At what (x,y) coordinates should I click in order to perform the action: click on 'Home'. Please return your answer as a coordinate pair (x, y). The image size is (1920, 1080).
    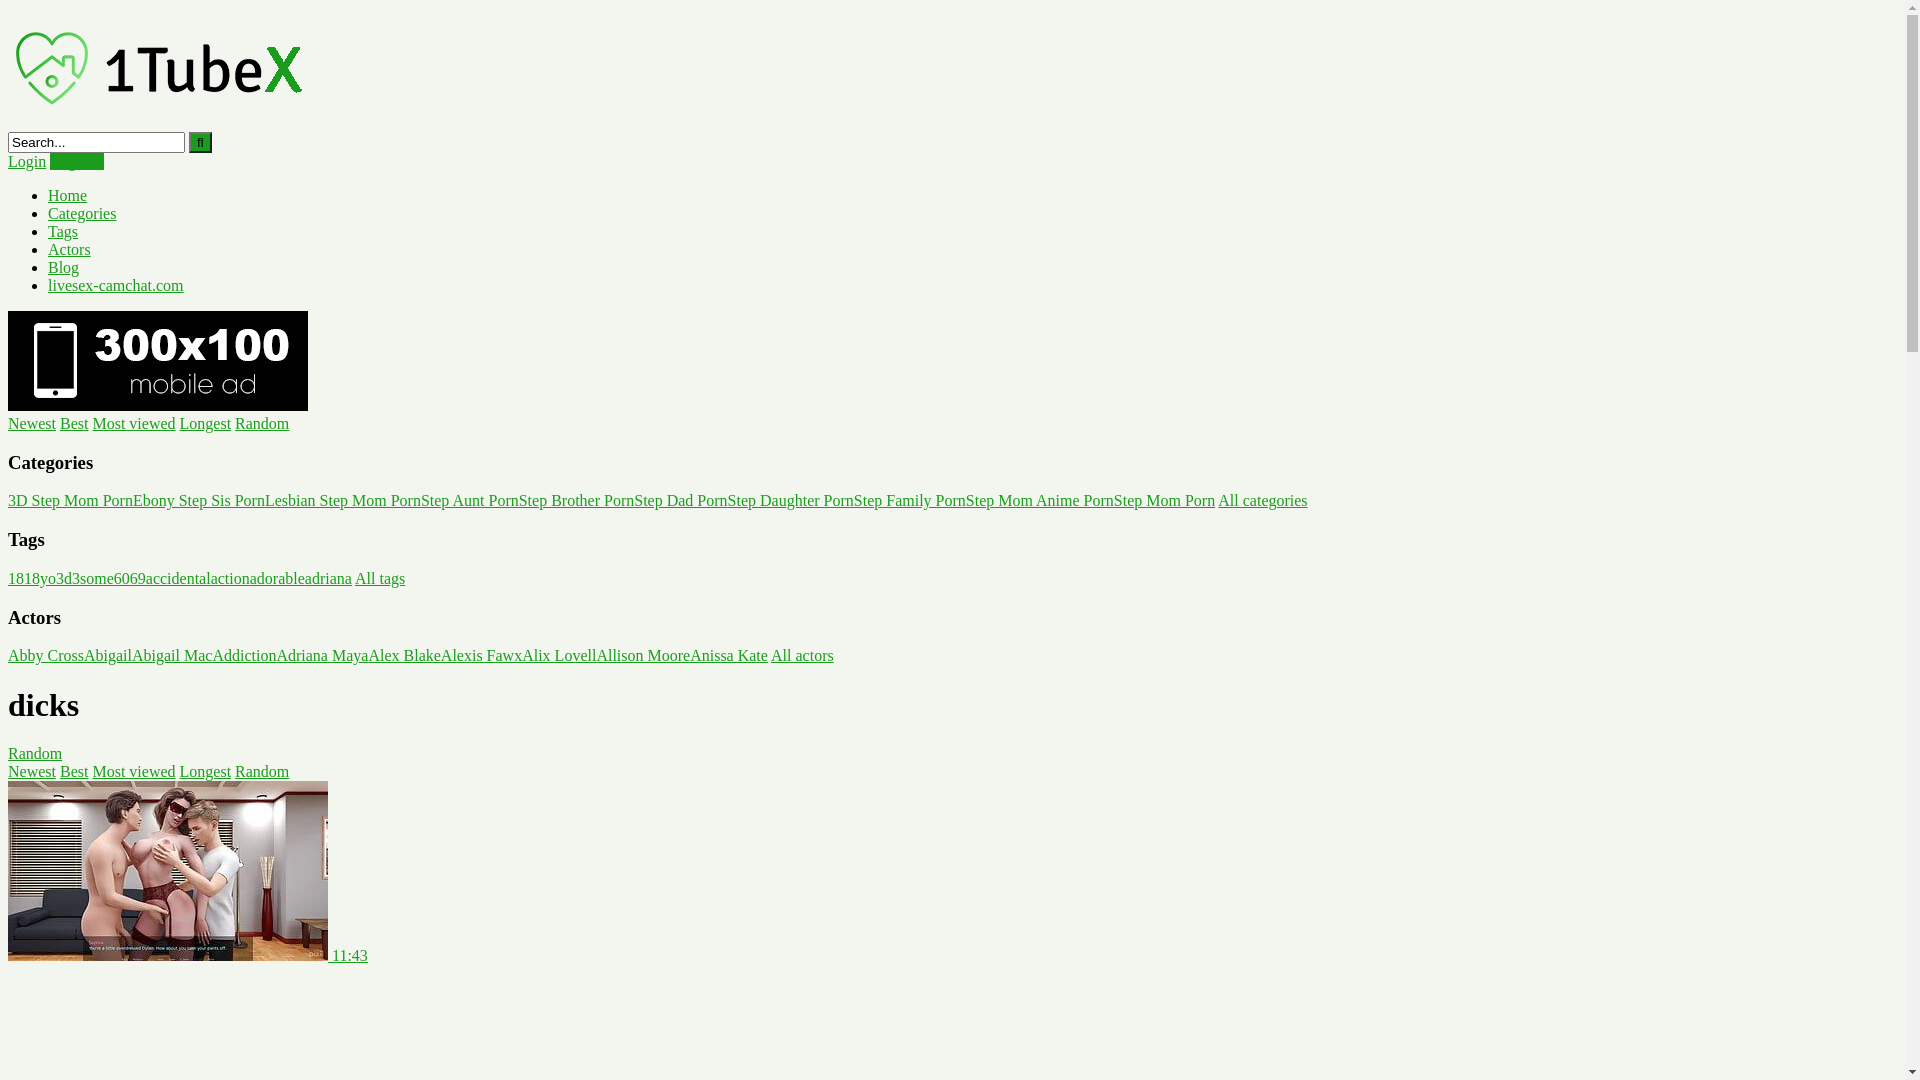
    Looking at the image, I should click on (48, 195).